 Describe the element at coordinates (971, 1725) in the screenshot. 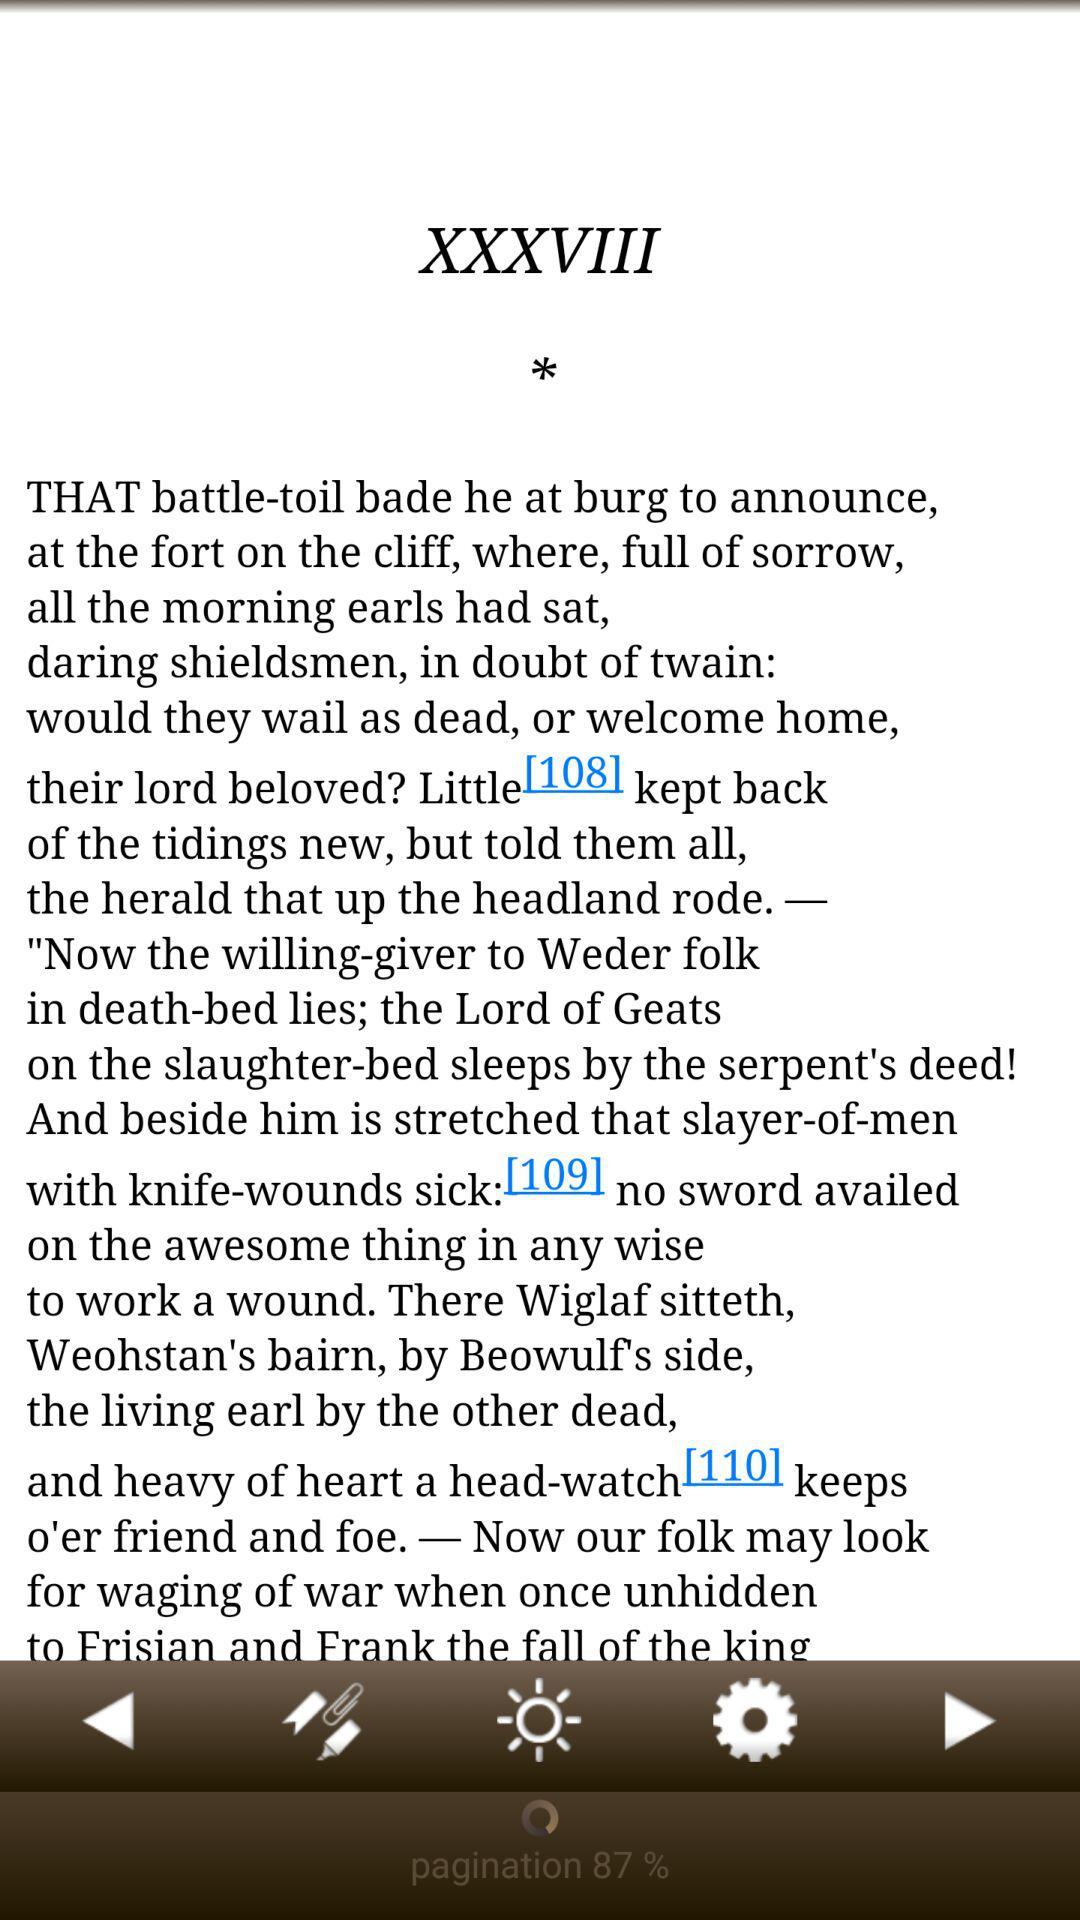

I see `next` at that location.